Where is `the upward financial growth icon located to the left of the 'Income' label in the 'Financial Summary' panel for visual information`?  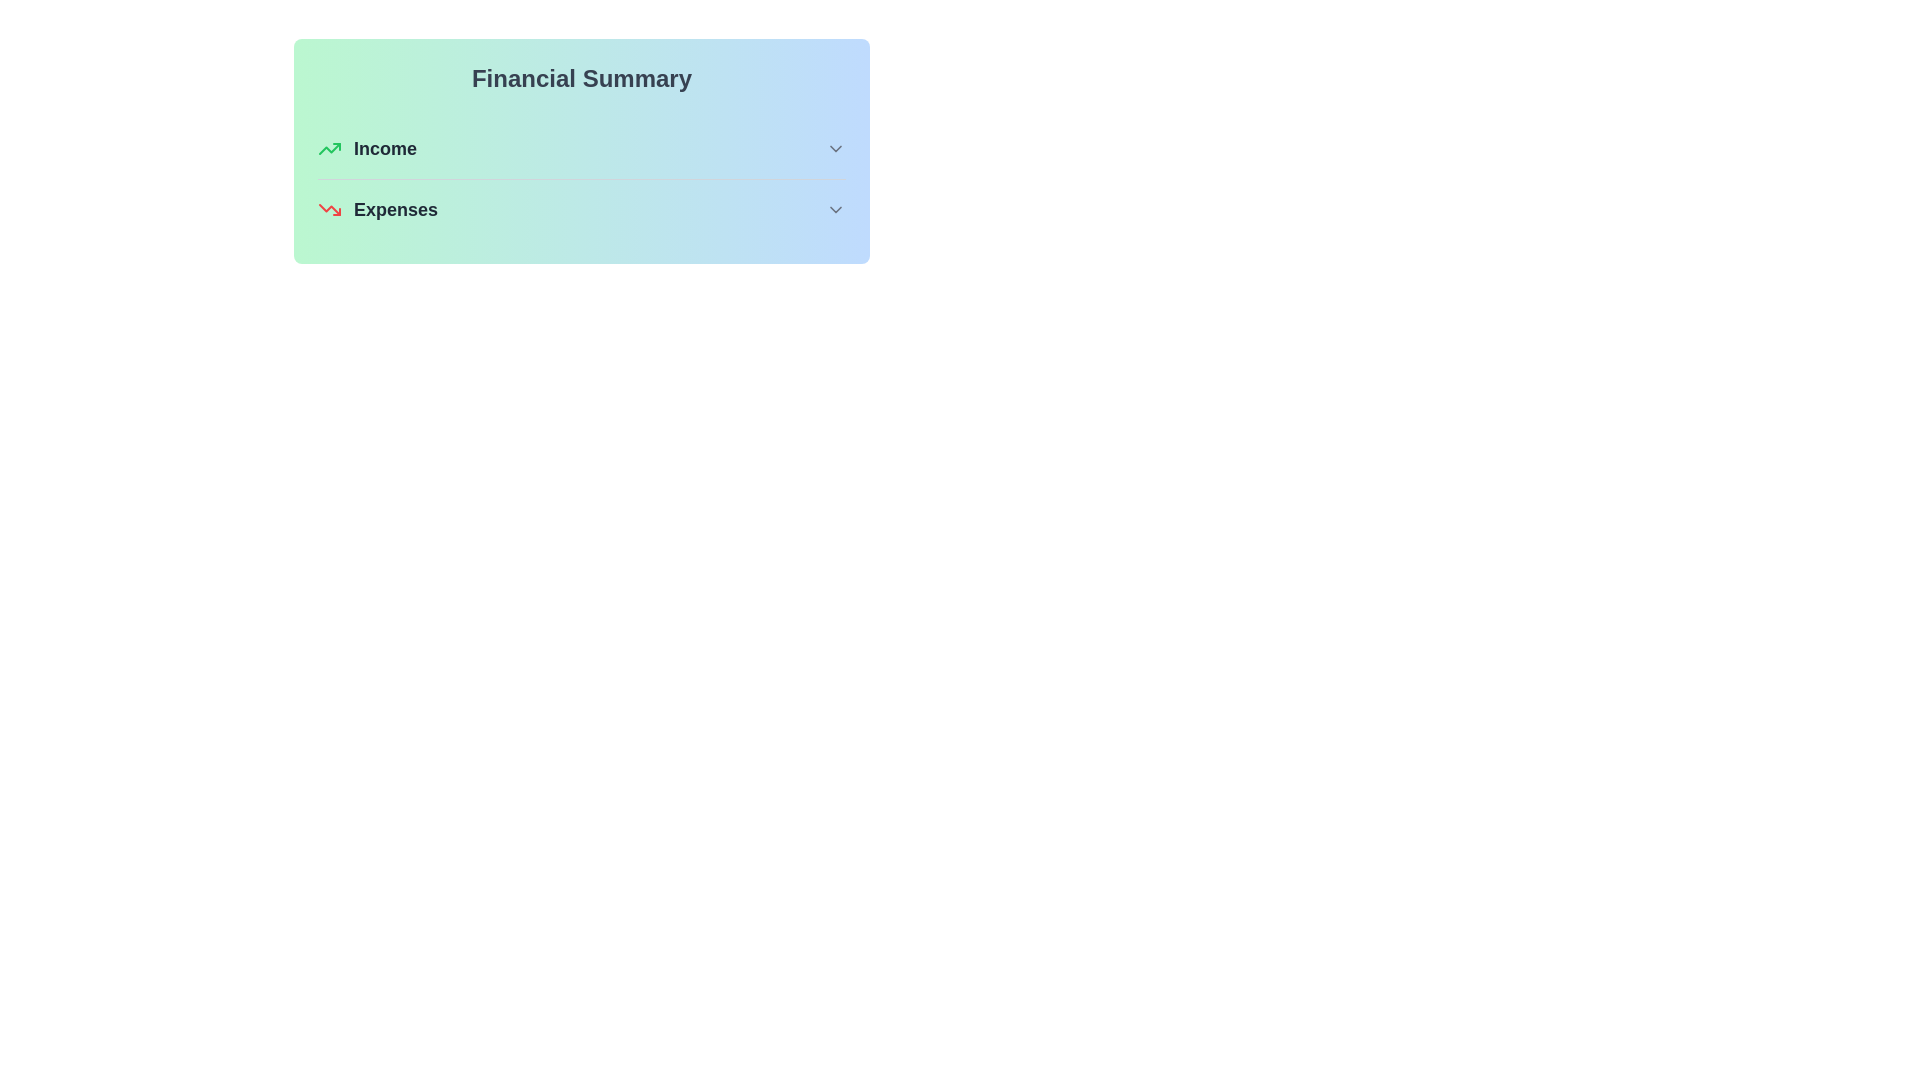
the upward financial growth icon located to the left of the 'Income' label in the 'Financial Summary' panel for visual information is located at coordinates (330, 148).